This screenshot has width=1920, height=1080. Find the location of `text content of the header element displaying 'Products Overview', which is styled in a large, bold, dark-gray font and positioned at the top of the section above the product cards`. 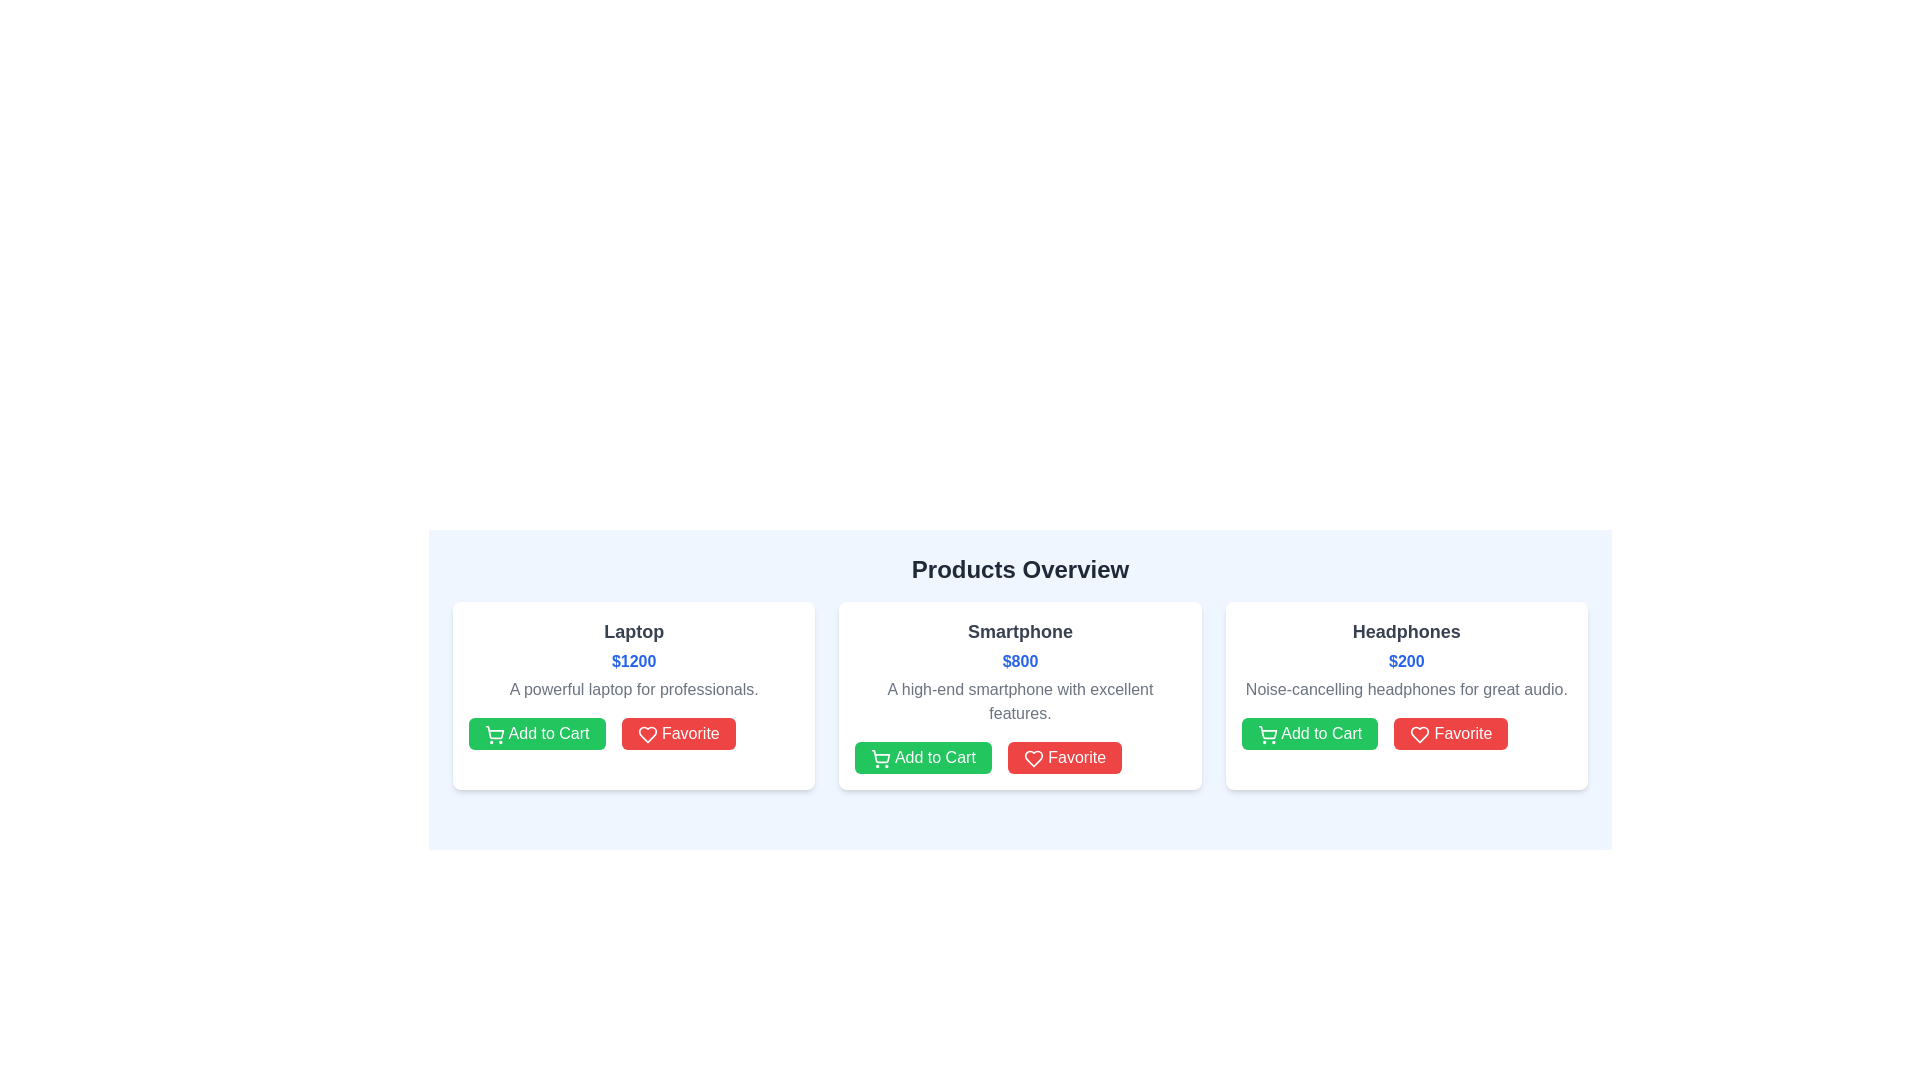

text content of the header element displaying 'Products Overview', which is styled in a large, bold, dark-gray font and positioned at the top of the section above the product cards is located at coordinates (1020, 570).